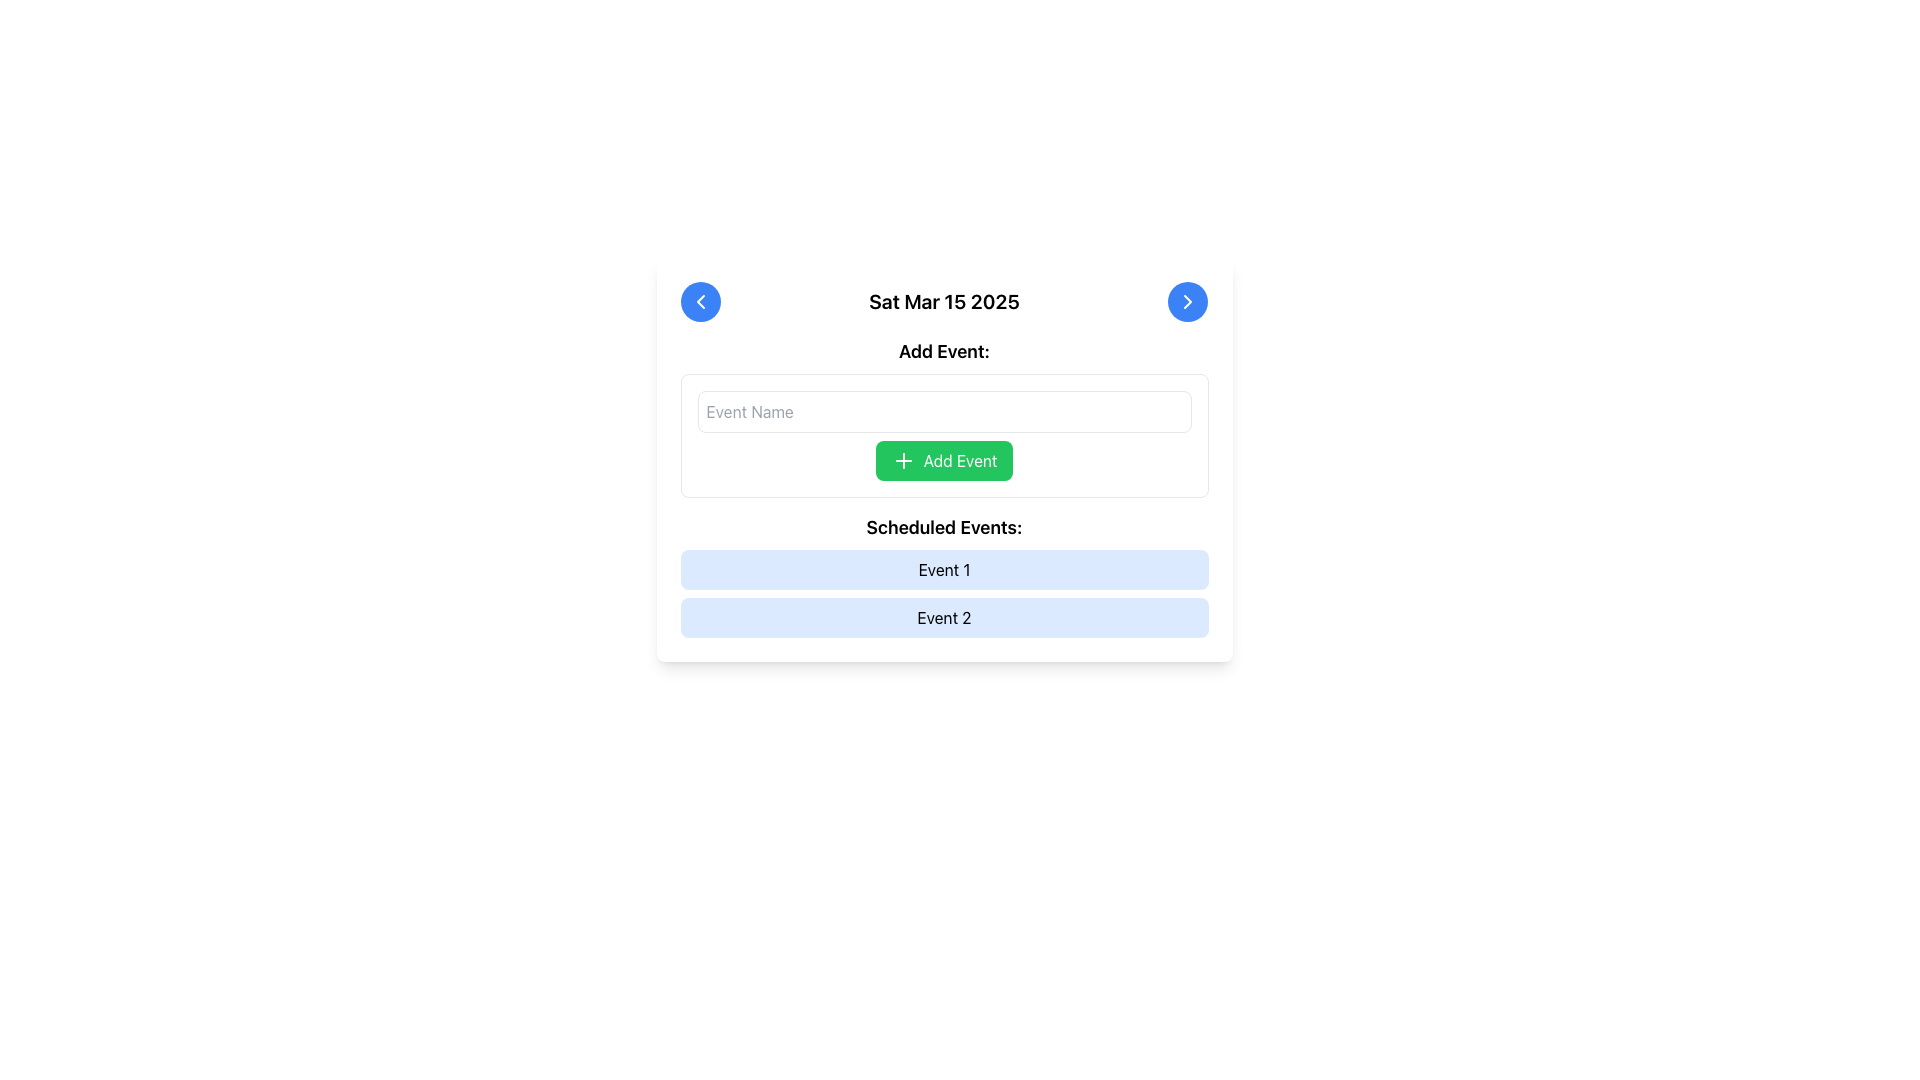  Describe the element at coordinates (943, 350) in the screenshot. I see `the static text element that serves as a header for the event details form, which is centrally aligned and positioned above the 'Event Name' input field and the 'Add Event' button` at that location.